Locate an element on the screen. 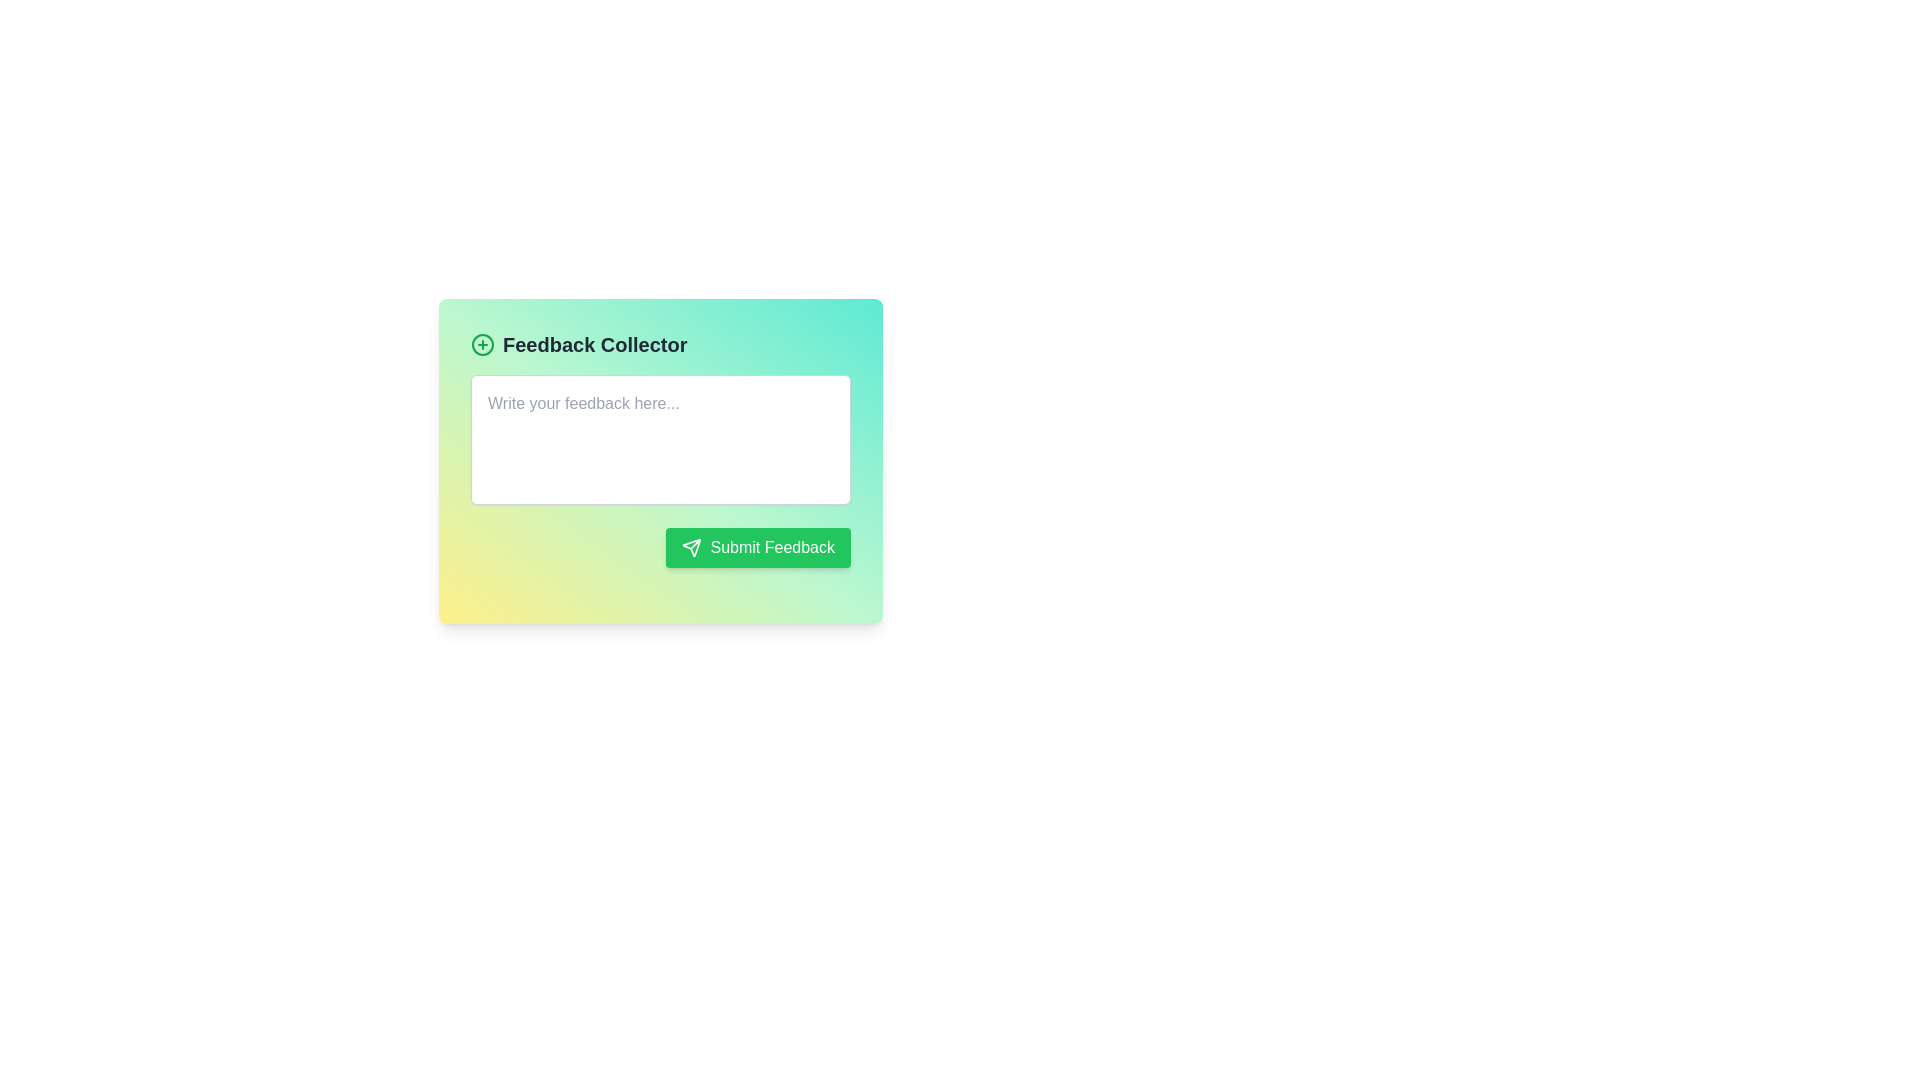  the distinctive 'Submit Feedback' button located towards the bottom-right of the interface is located at coordinates (757, 547).